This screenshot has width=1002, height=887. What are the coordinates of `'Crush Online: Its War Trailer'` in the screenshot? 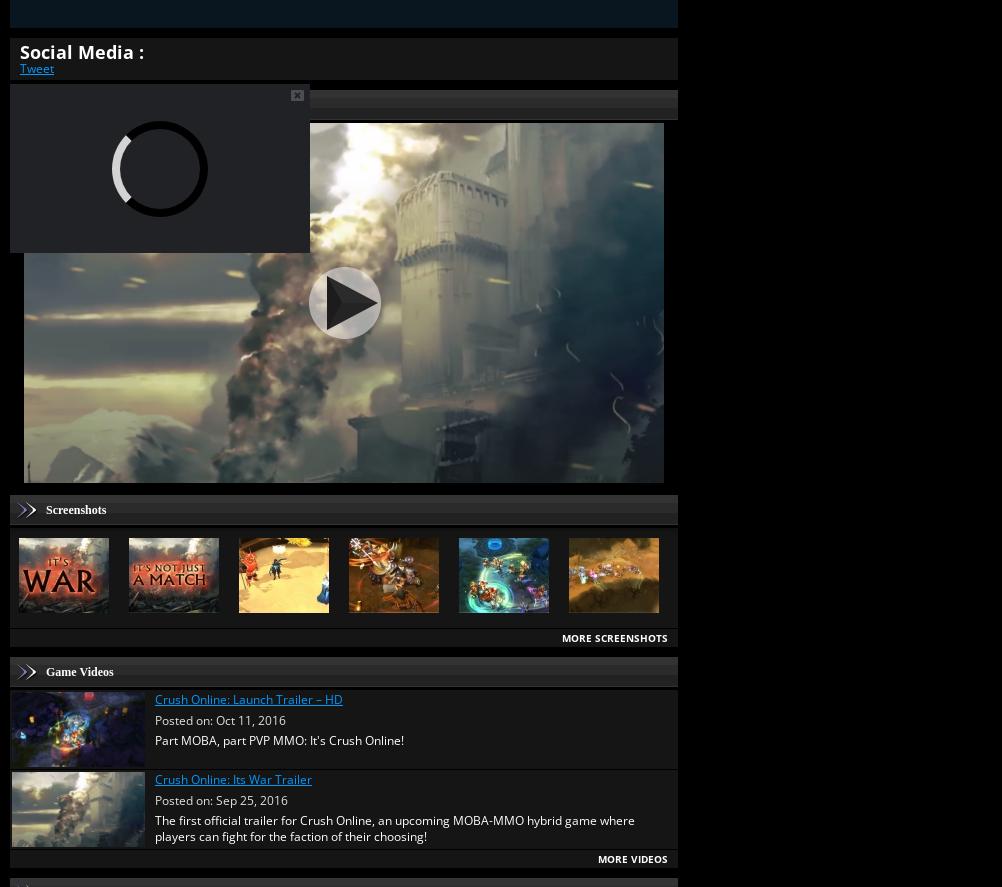 It's located at (233, 777).